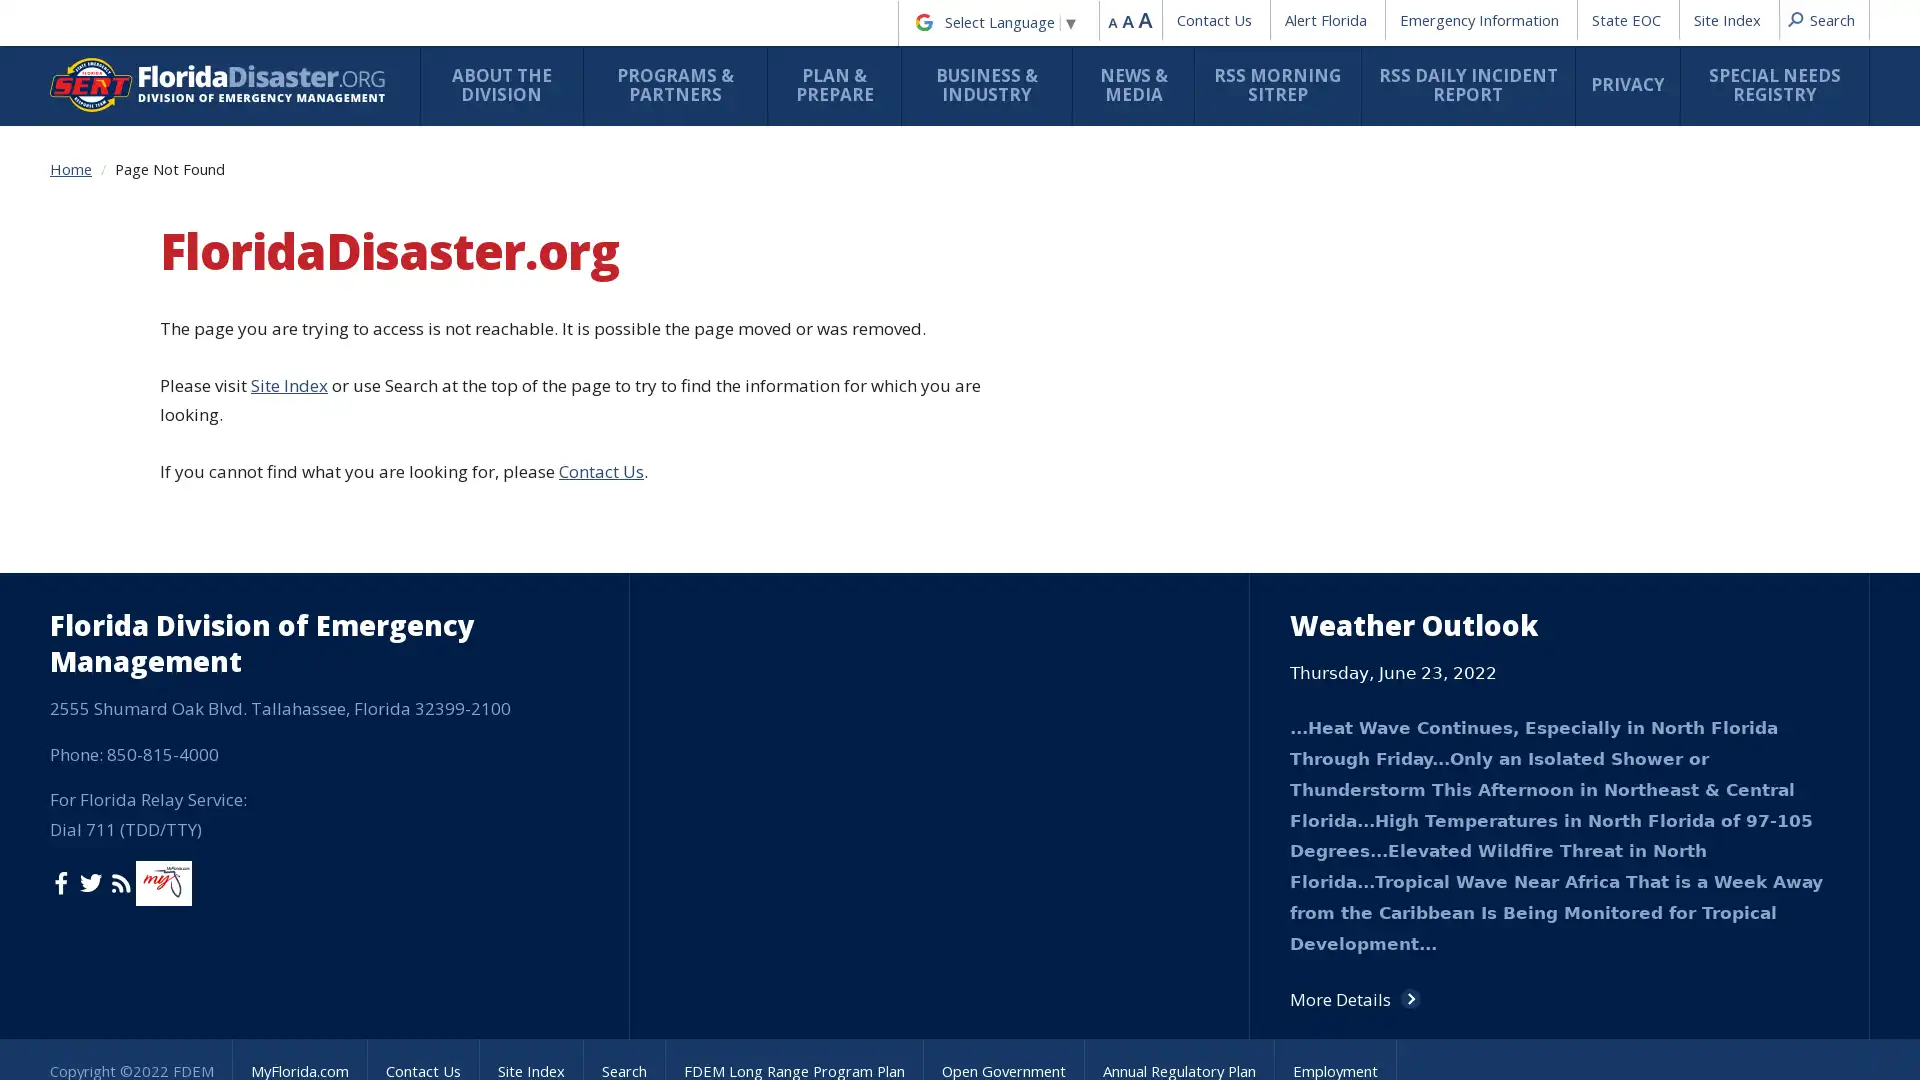 The width and height of the screenshot is (1920, 1080). What do you see at coordinates (600, 231) in the screenshot?
I see `Toggle More` at bounding box center [600, 231].